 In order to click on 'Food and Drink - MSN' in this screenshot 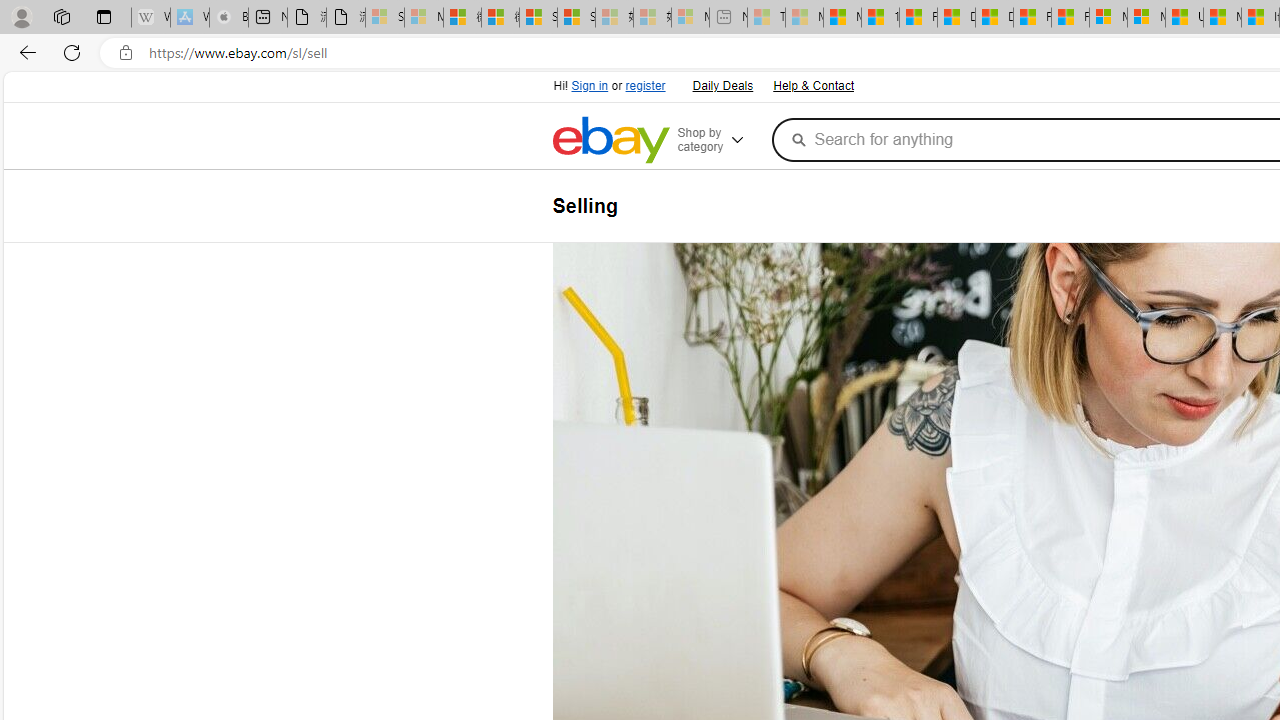, I will do `click(917, 17)`.